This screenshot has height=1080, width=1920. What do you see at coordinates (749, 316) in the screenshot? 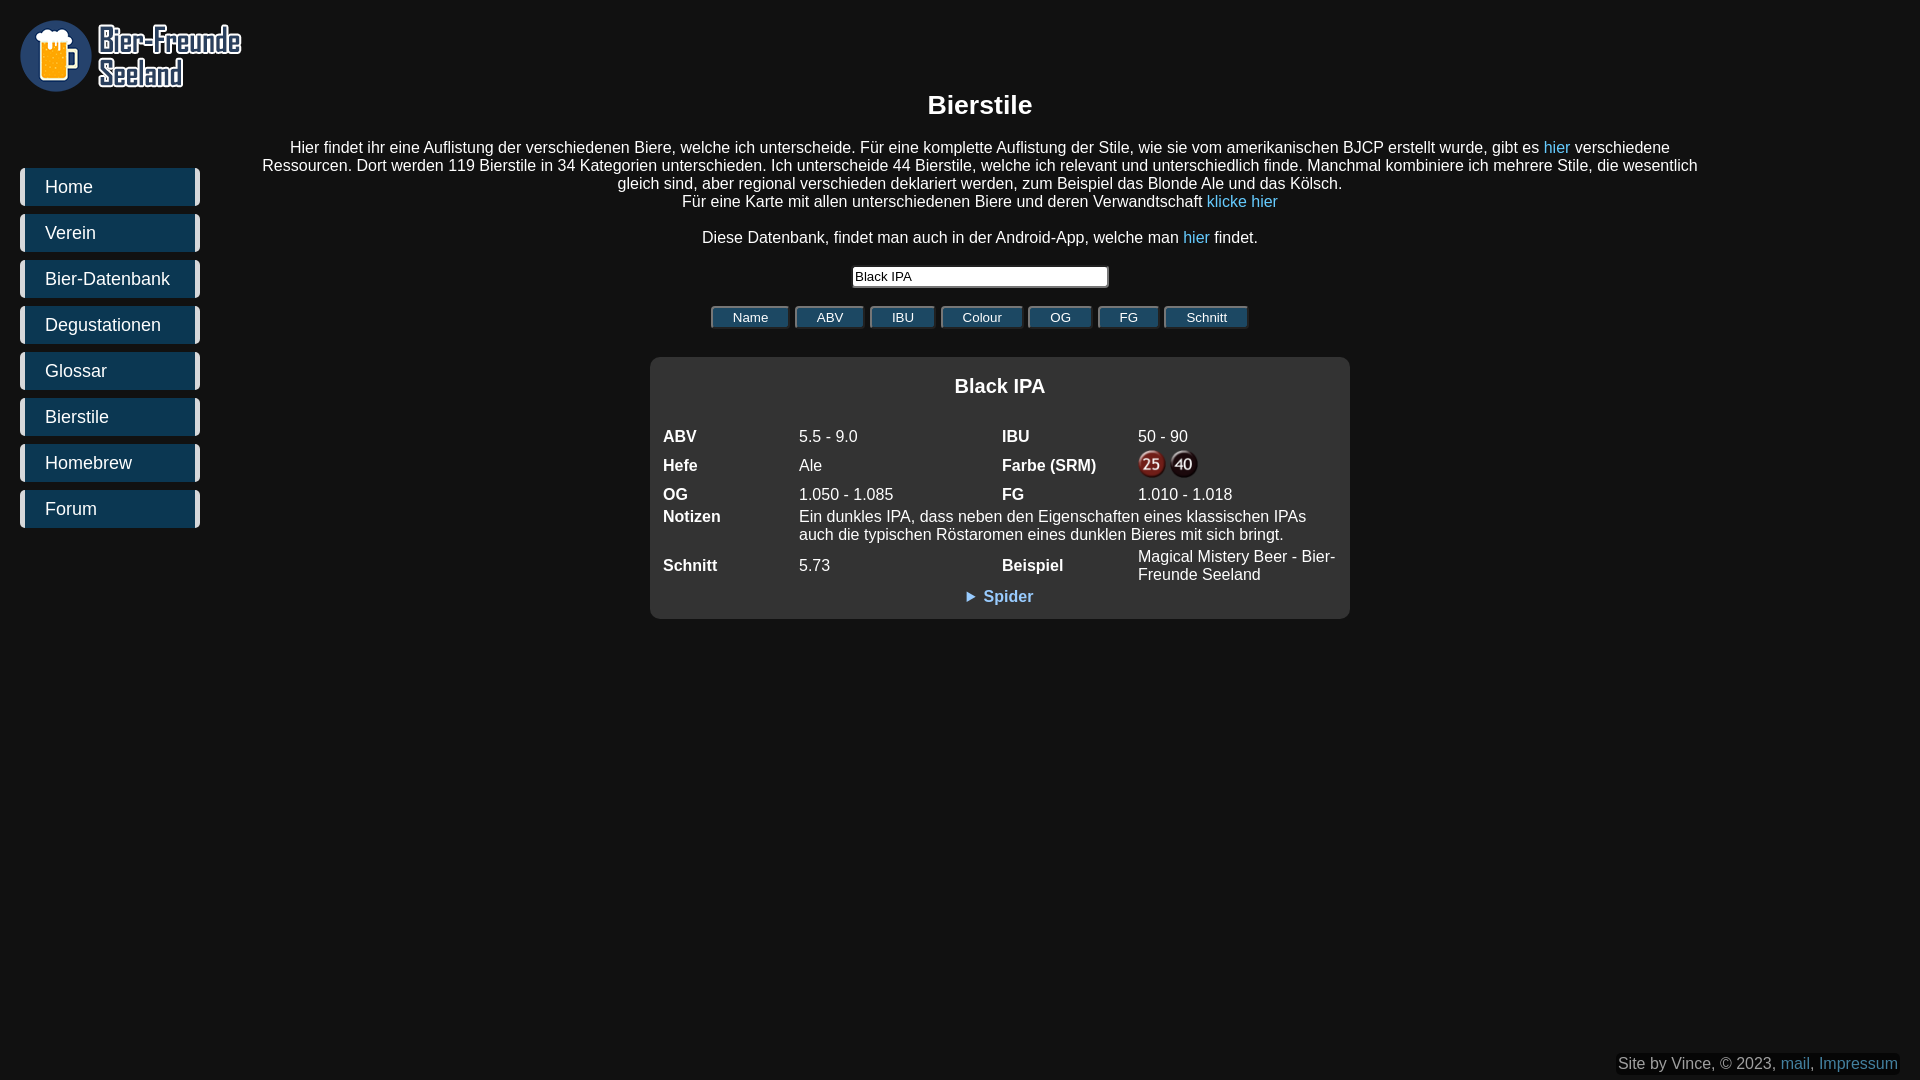
I see `'Name'` at bounding box center [749, 316].